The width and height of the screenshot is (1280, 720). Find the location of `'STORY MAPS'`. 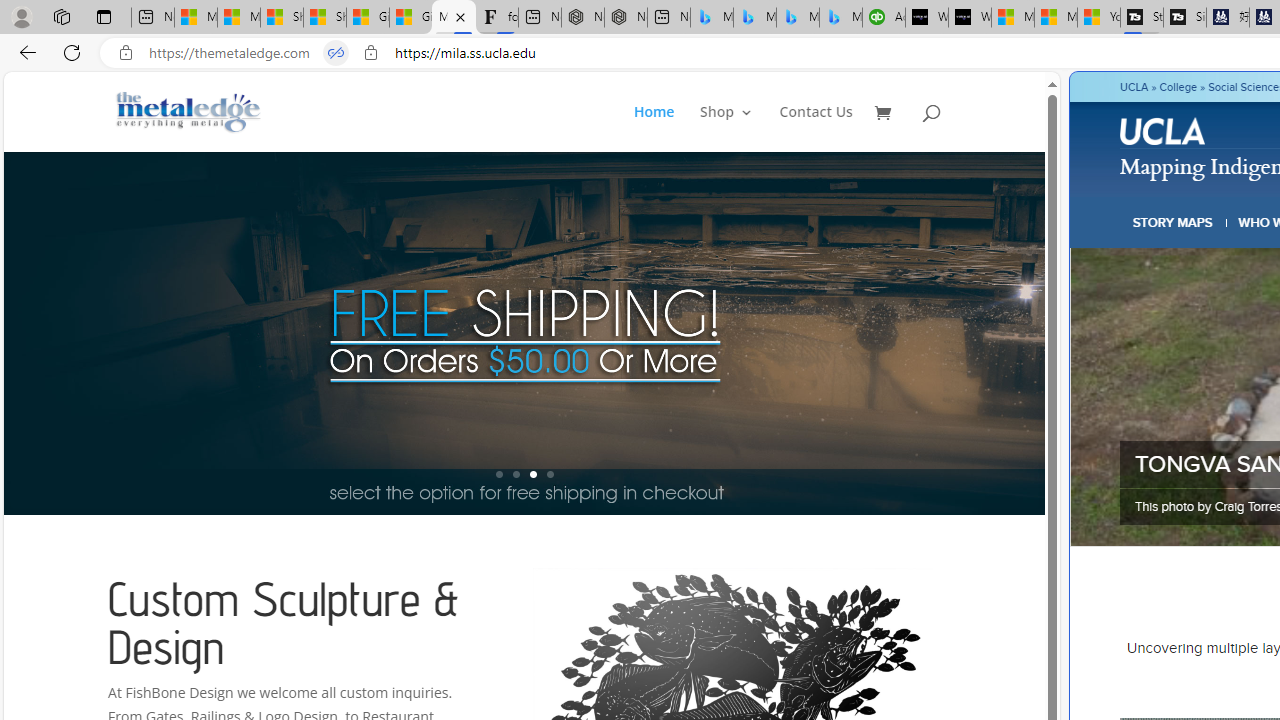

'STORY MAPS' is located at coordinates (1173, 222).